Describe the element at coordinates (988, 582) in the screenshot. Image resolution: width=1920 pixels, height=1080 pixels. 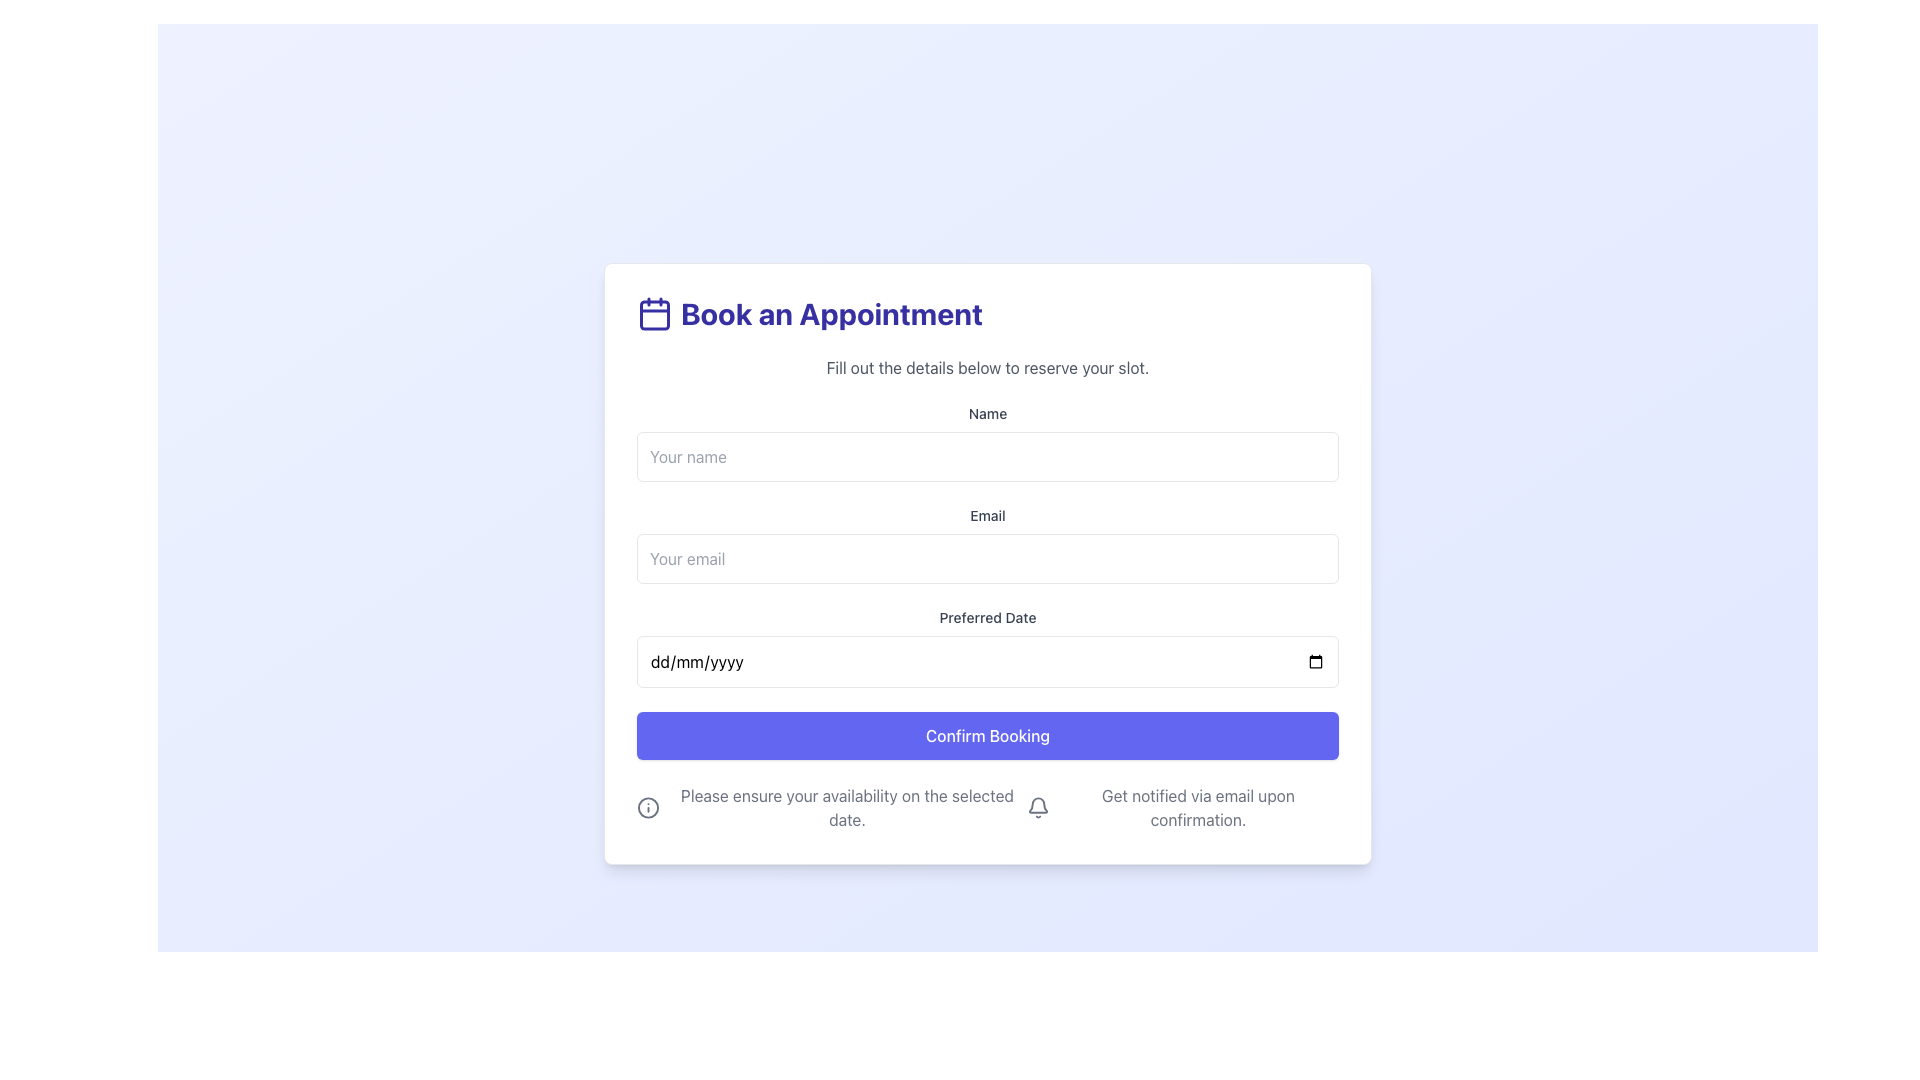
I see `a date by clicking on the date input field within the grid layout of the booking form, which is centrally located beneath the introductory text` at that location.